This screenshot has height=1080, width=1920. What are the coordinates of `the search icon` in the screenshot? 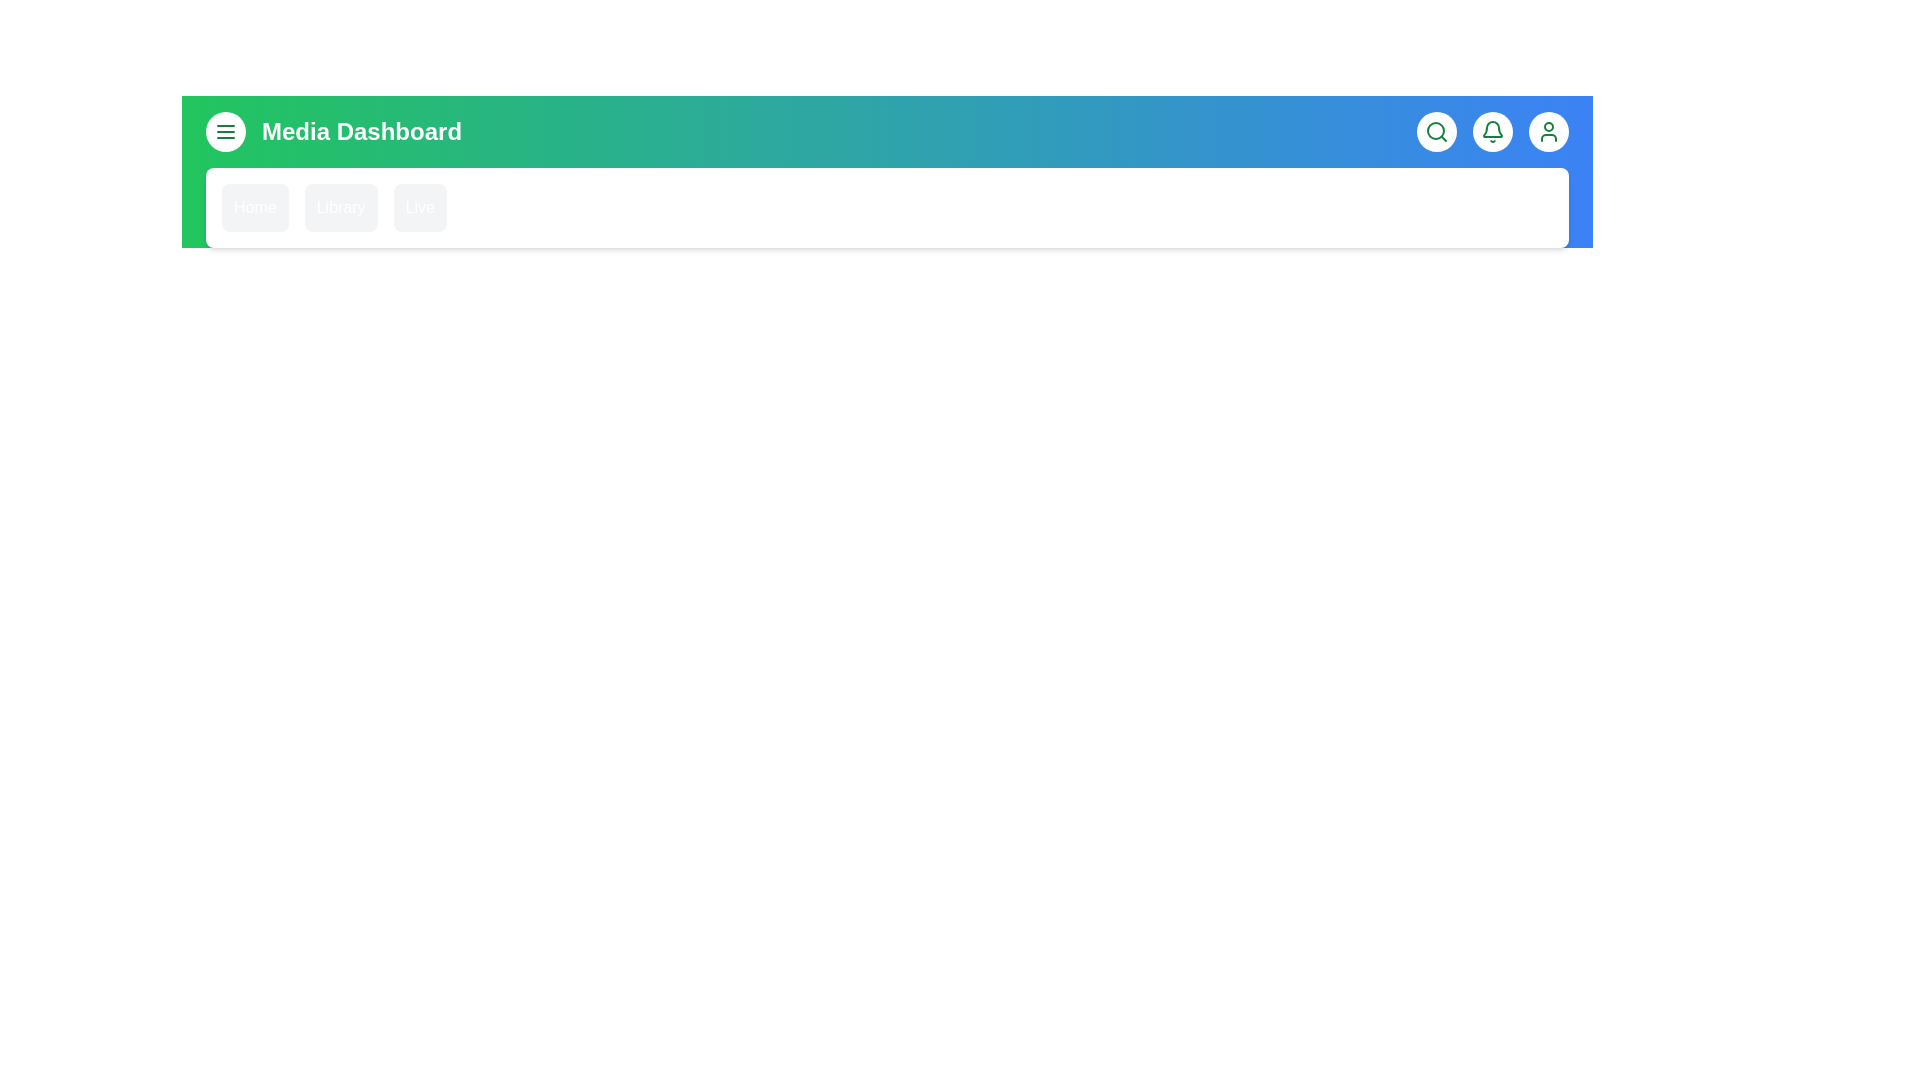 It's located at (1435, 131).